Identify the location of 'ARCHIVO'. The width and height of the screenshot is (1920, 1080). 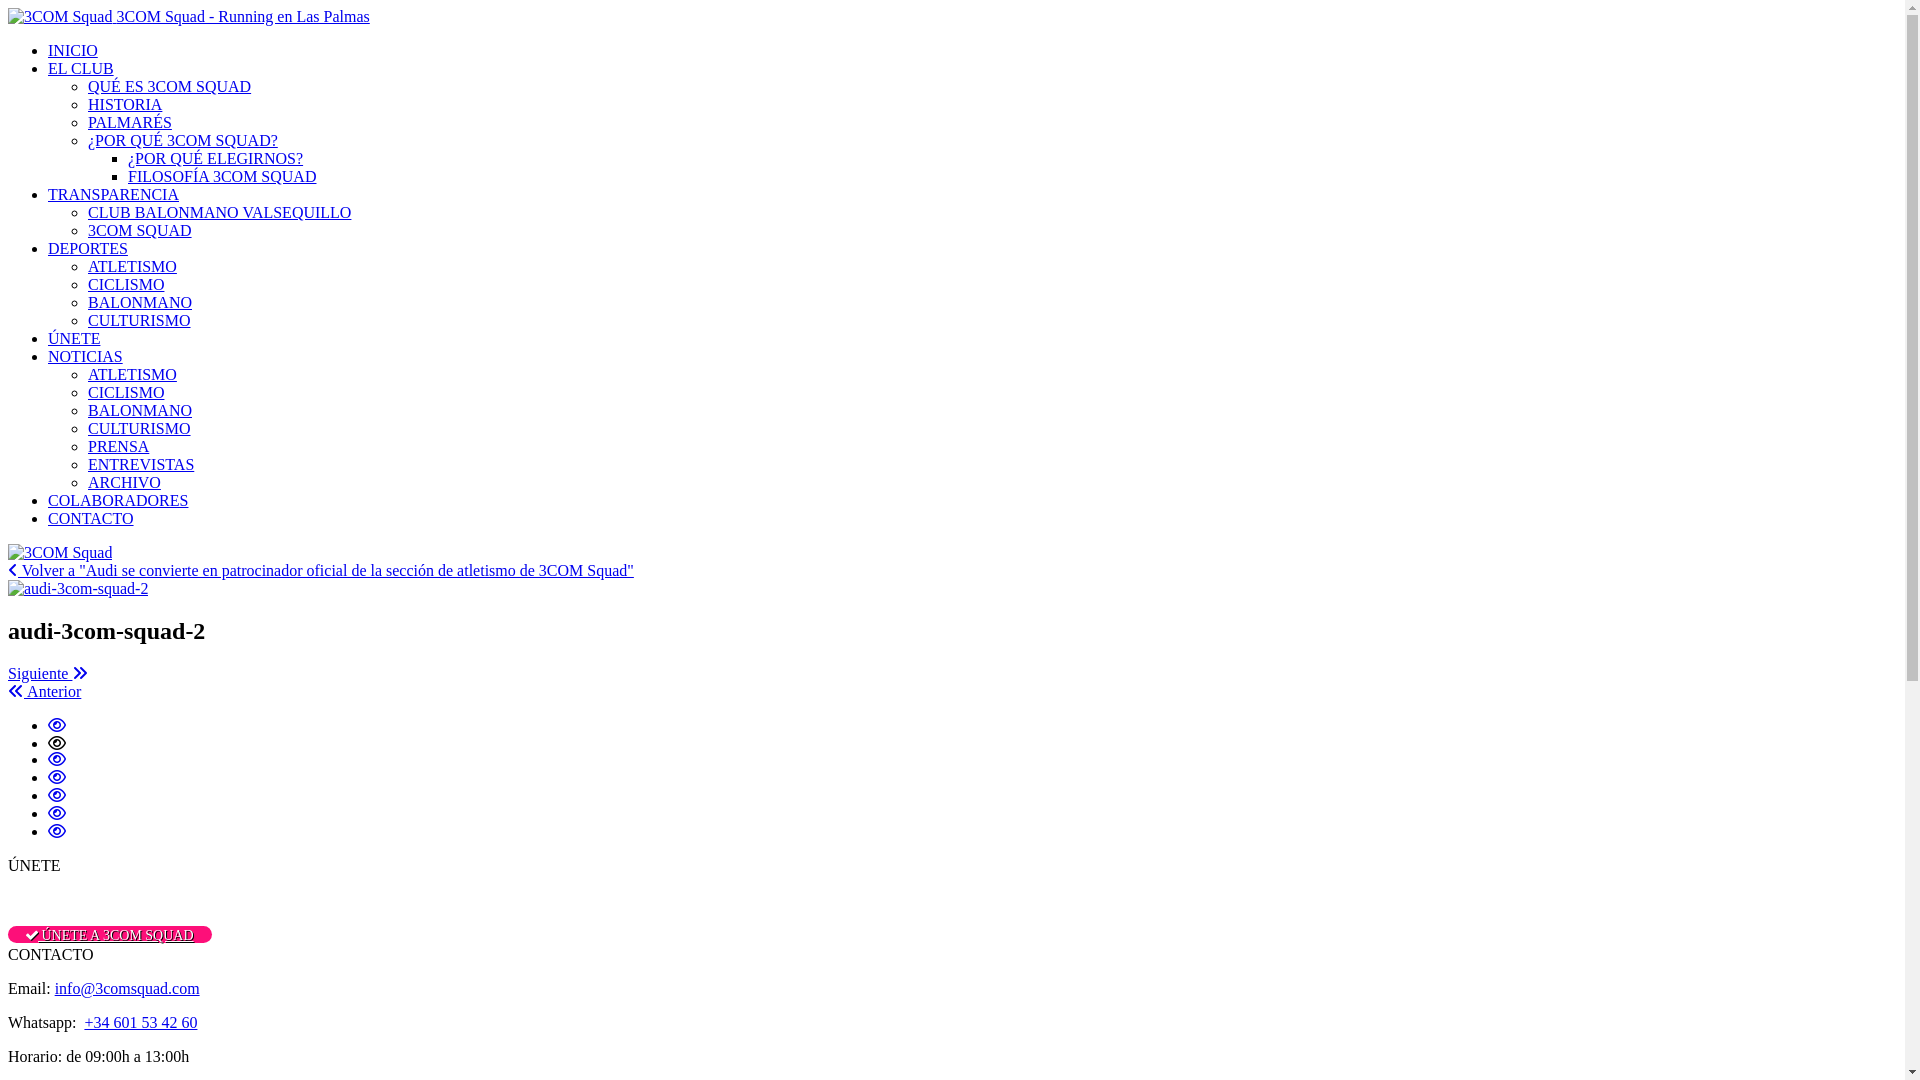
(86, 482).